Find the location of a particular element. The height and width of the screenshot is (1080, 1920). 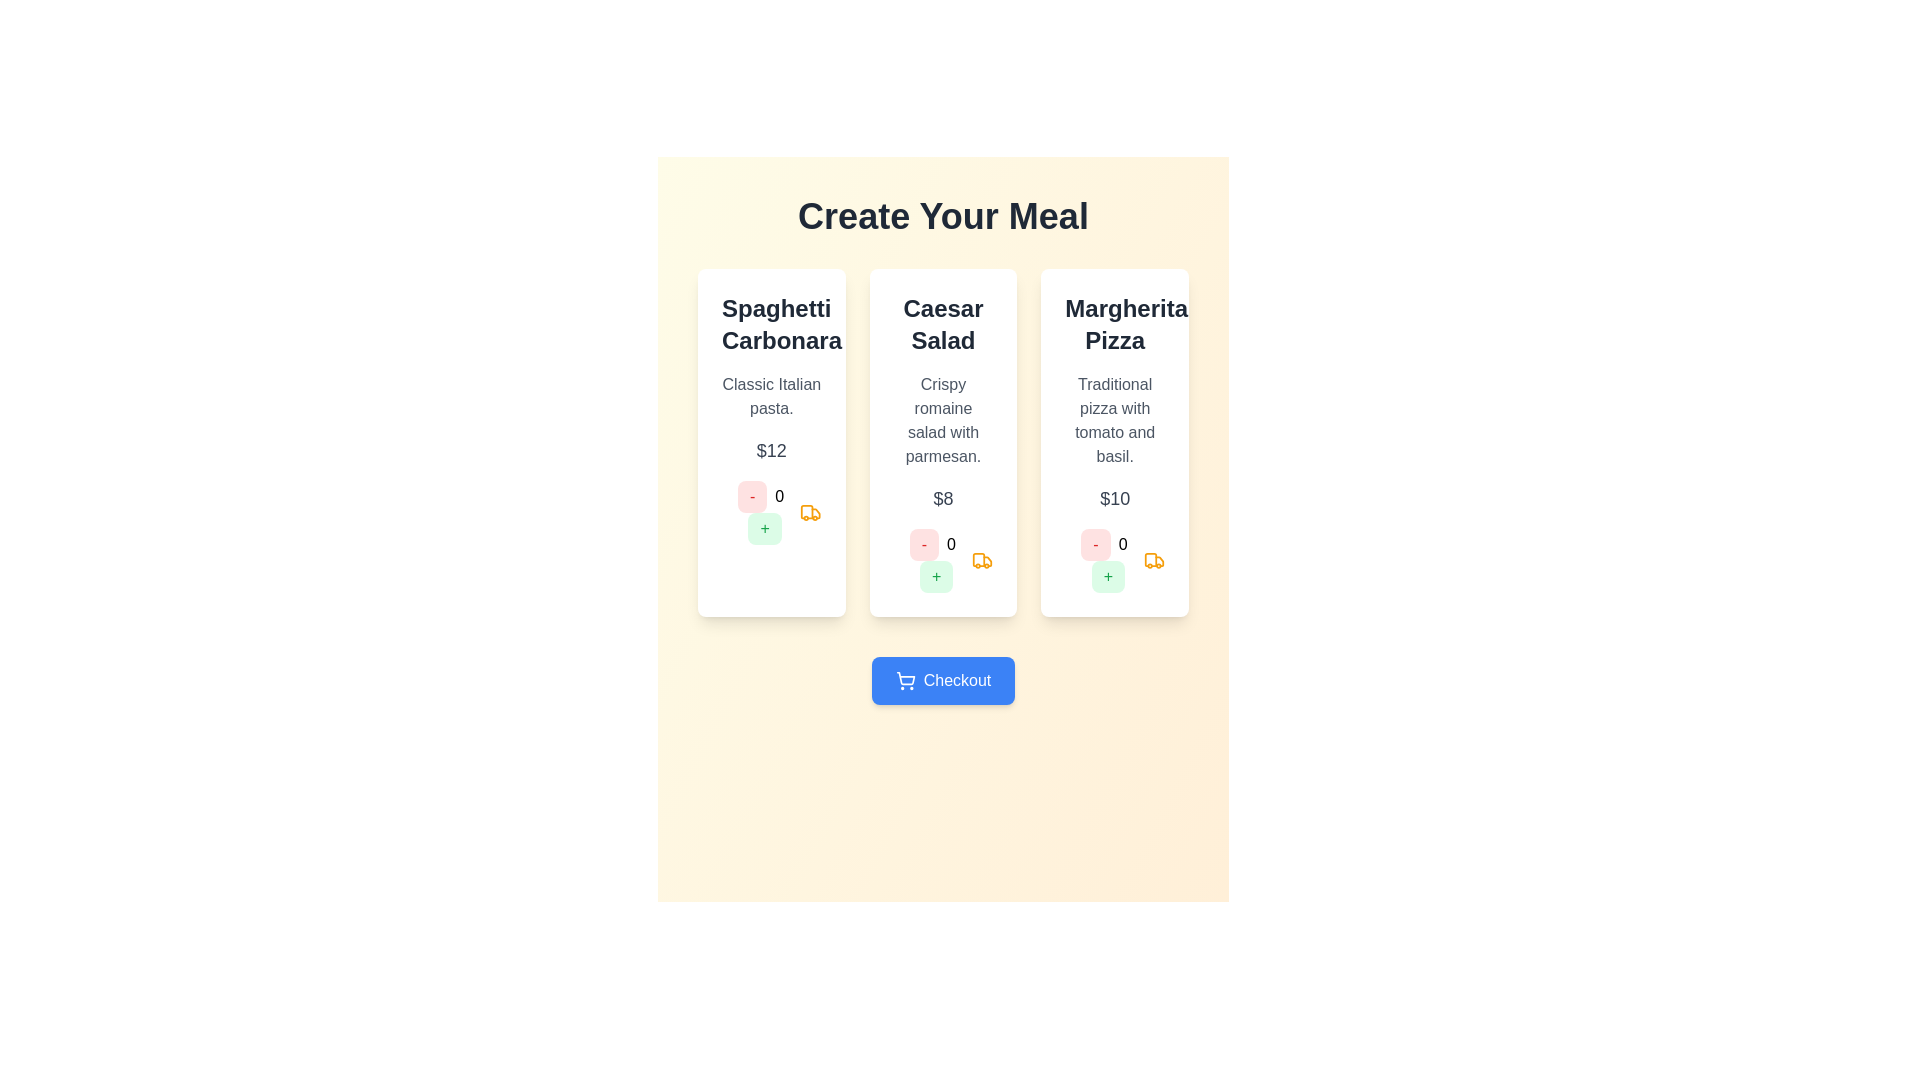

the 'Checkout' text label element is located at coordinates (956, 680).